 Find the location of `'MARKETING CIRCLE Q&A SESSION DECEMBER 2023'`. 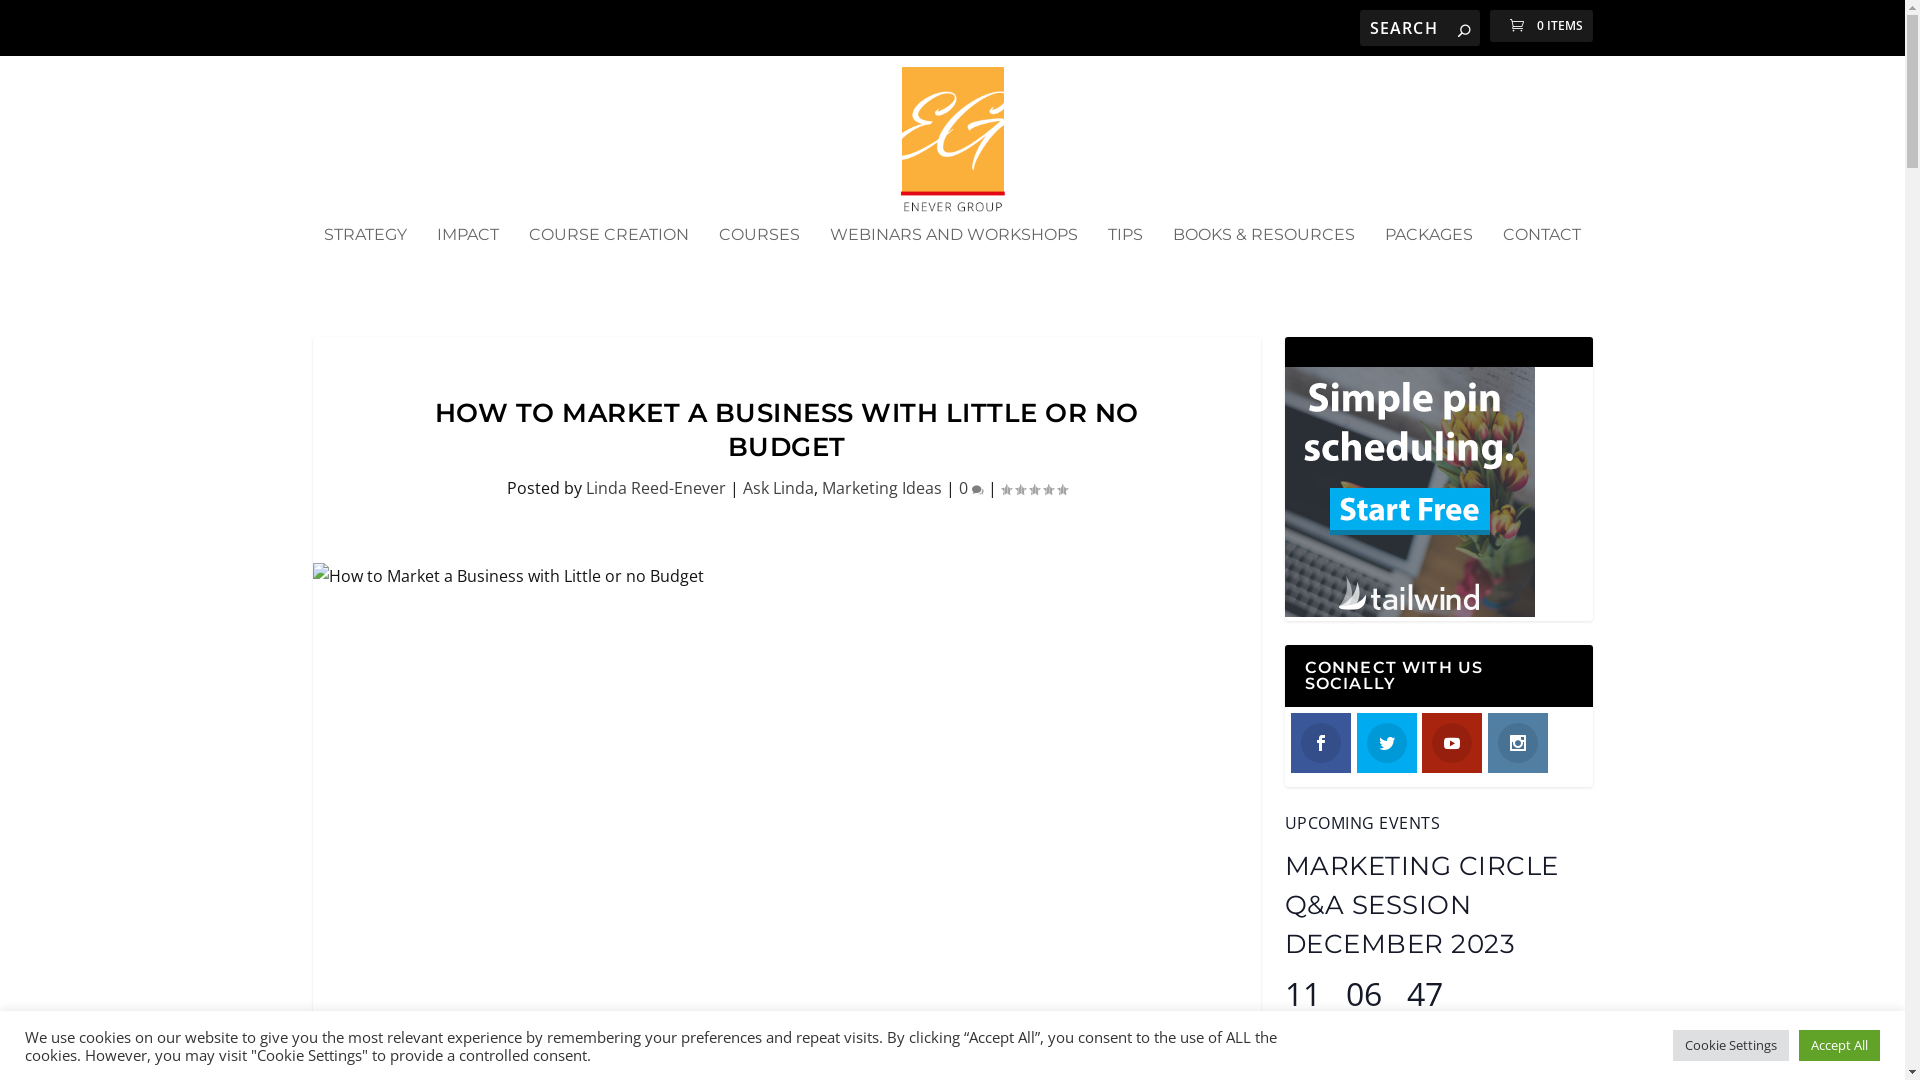

'MARKETING CIRCLE Q&A SESSION DECEMBER 2023' is located at coordinates (1419, 905).